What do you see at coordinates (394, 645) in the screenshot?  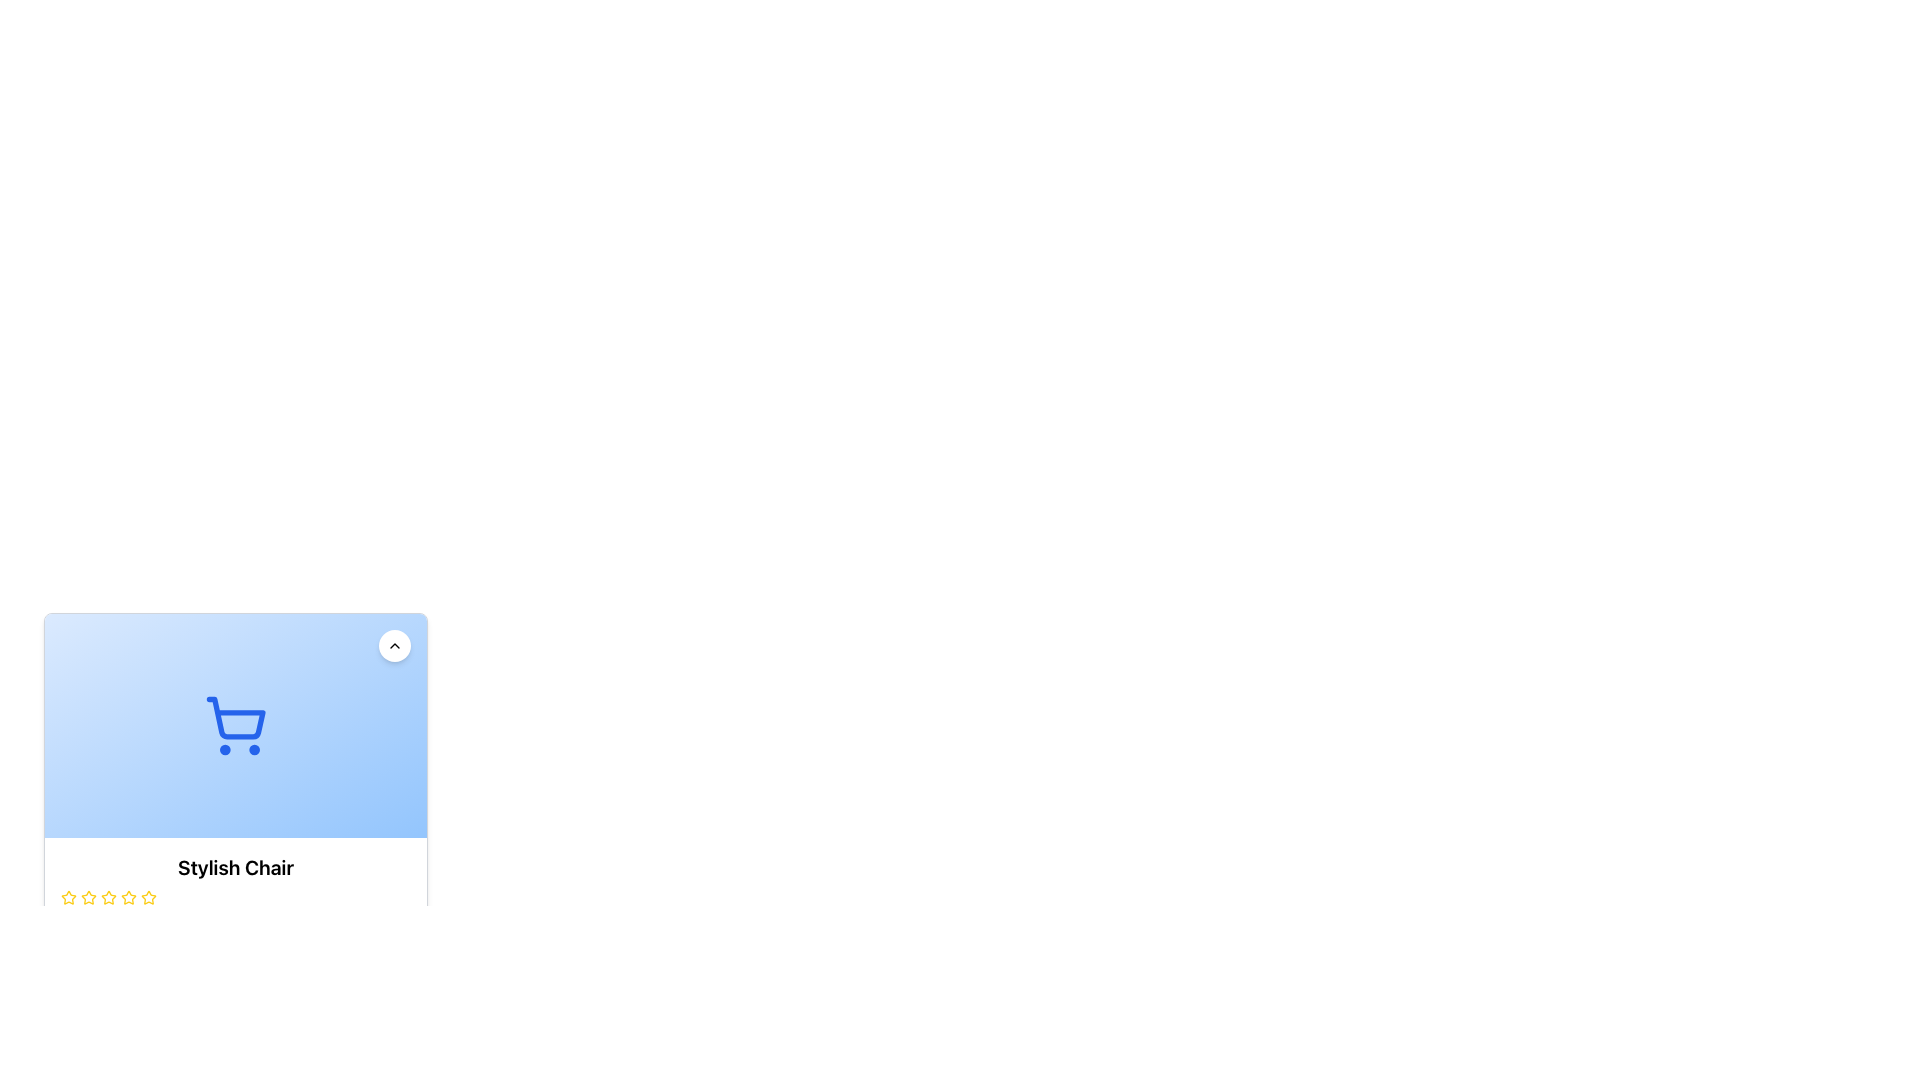 I see `the upward-pointing chevron-shaped SVG icon with a black stroke located at the top-right corner of the card-like layout` at bounding box center [394, 645].